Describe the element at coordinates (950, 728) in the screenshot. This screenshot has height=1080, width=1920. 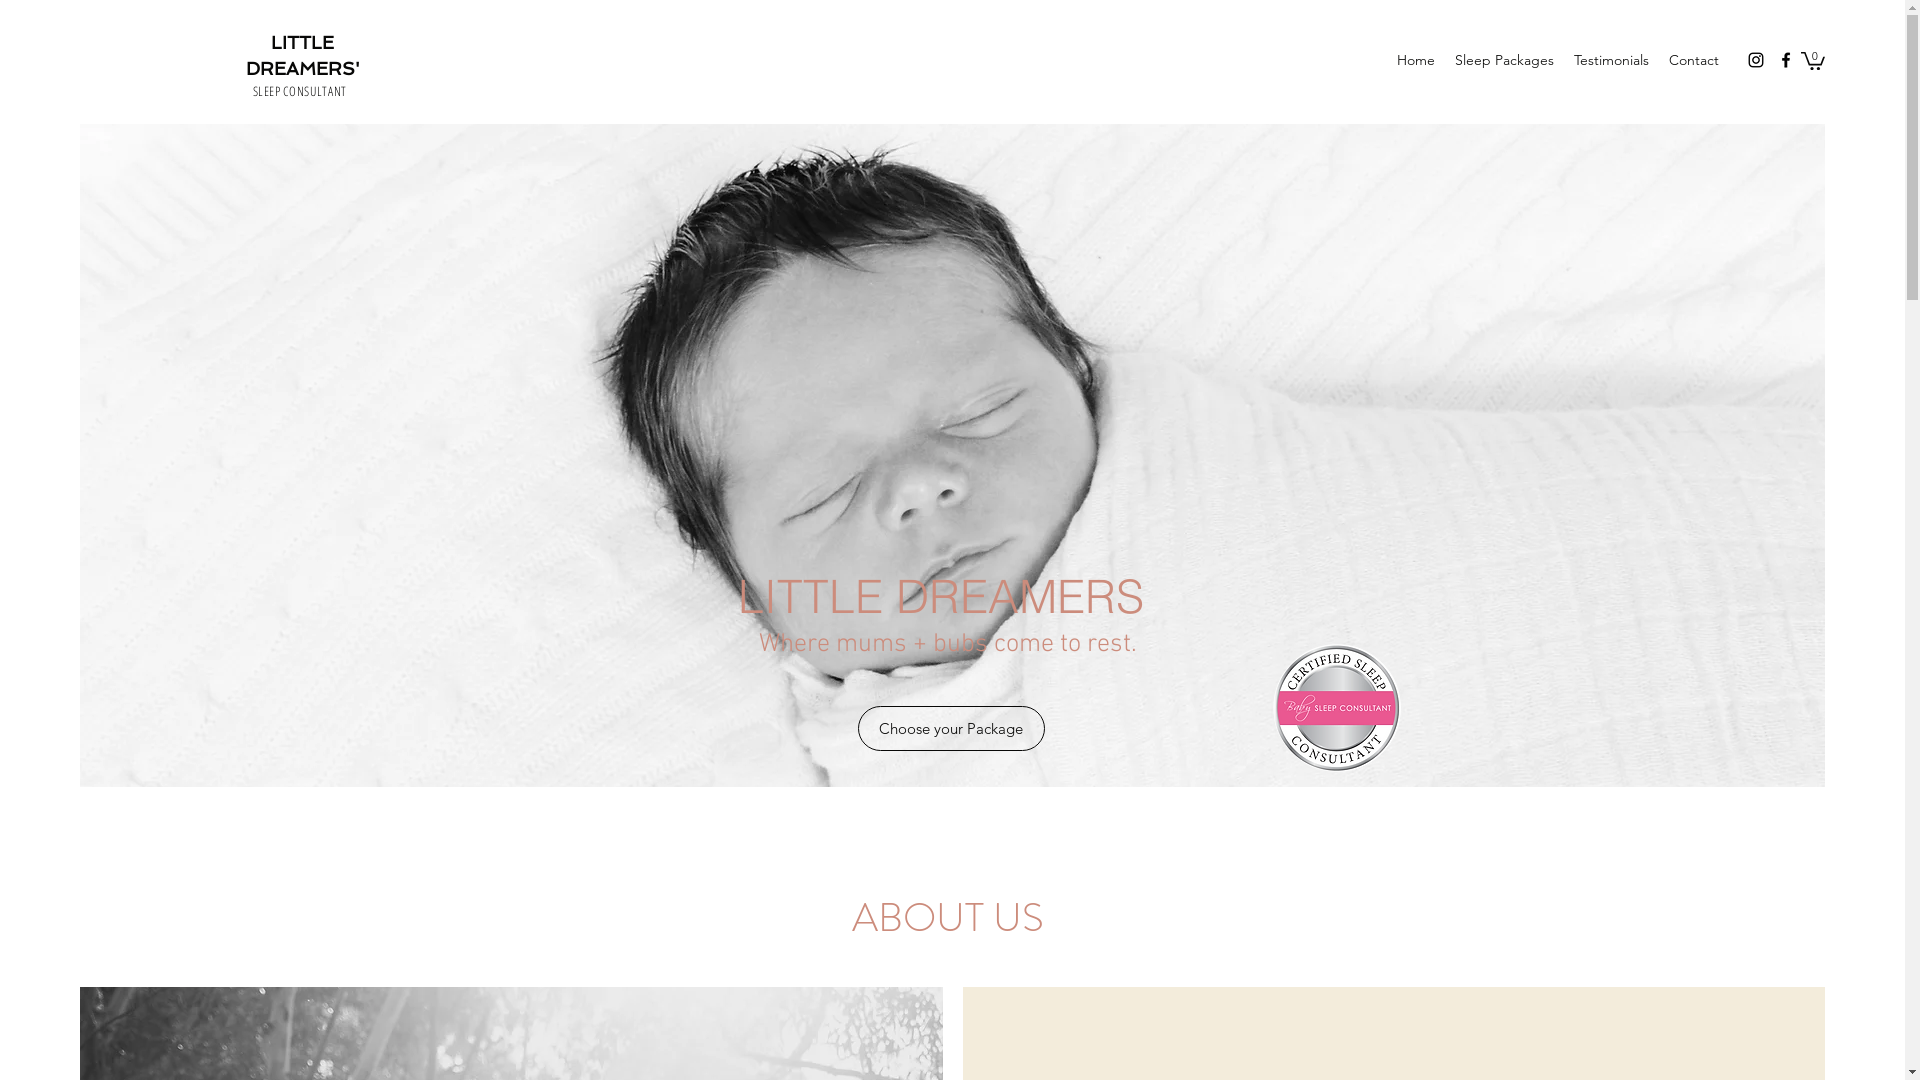
I see `'Choose your Package'` at that location.